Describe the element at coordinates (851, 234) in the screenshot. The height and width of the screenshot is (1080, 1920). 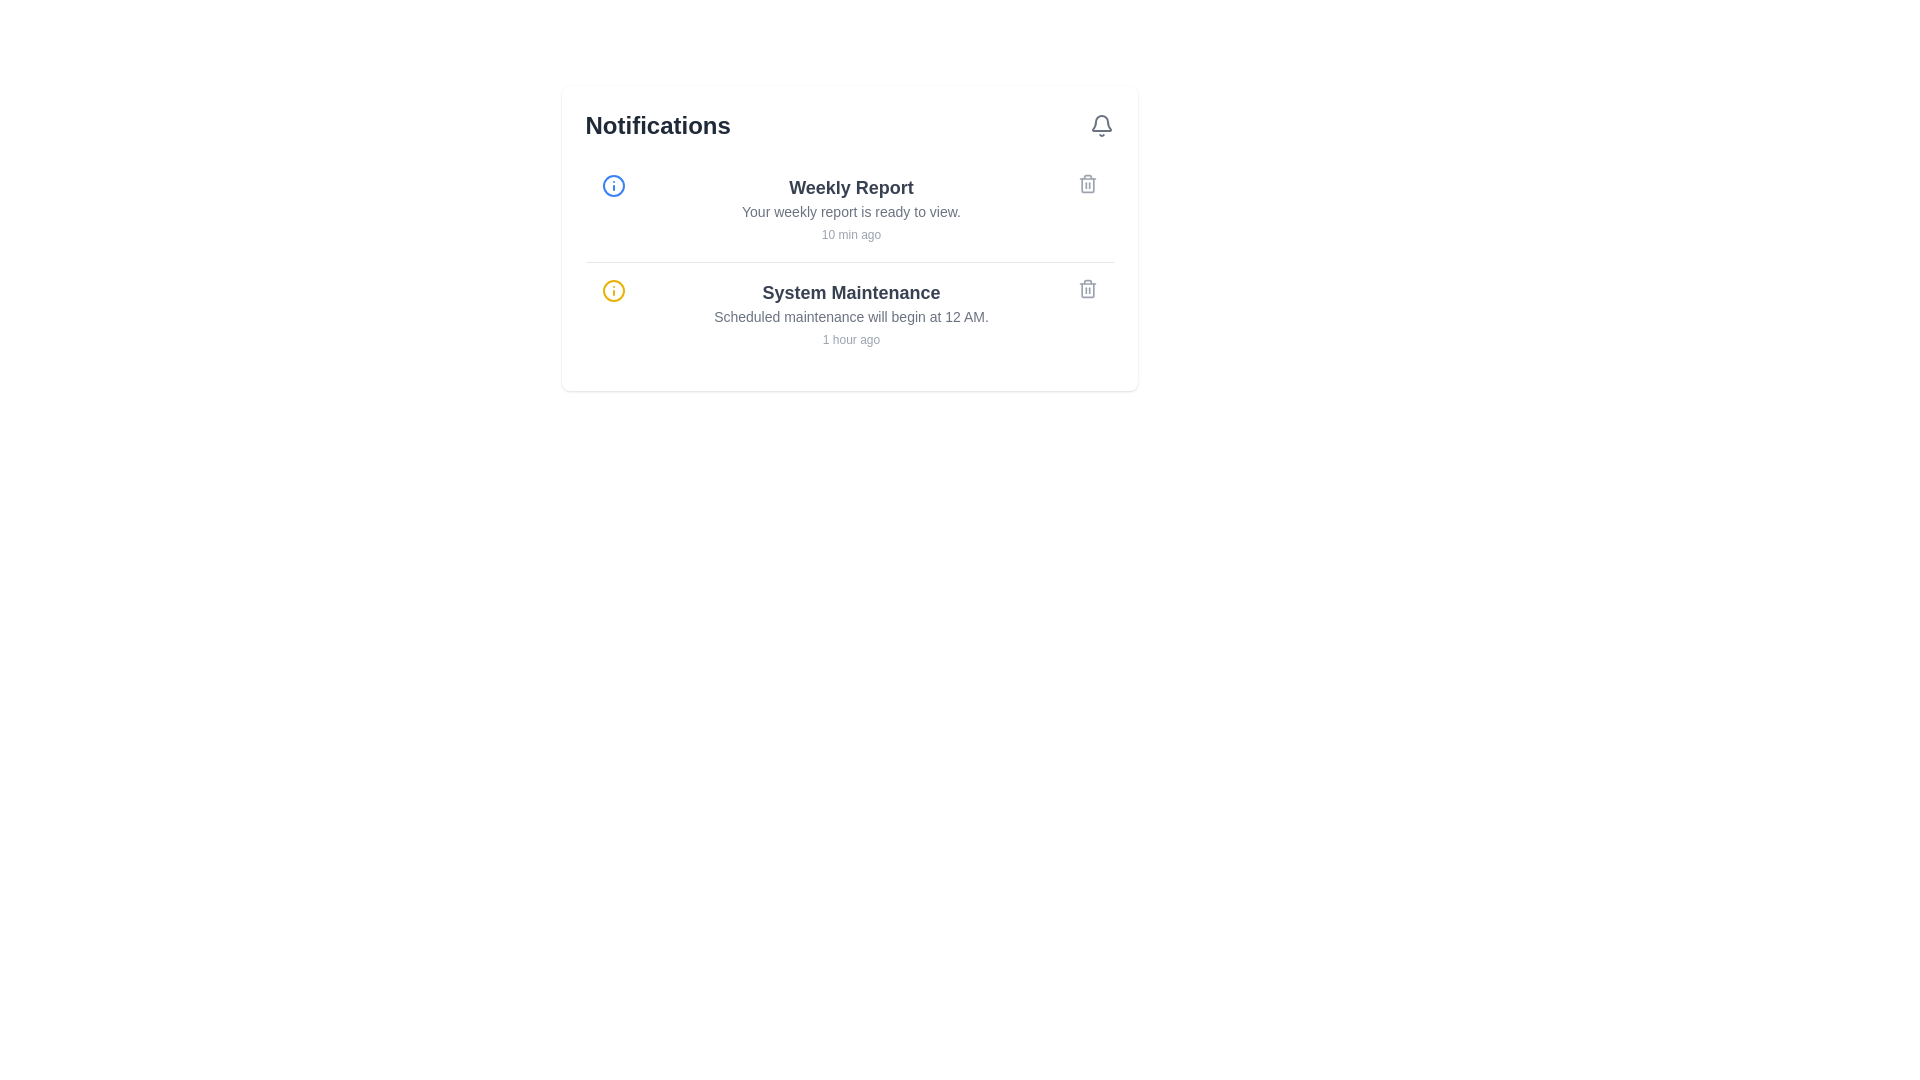
I see `the static text displaying '10 min ago' located within the 'Weekly Report' notification, which is aligned towards the bottom right inside the notification box` at that location.